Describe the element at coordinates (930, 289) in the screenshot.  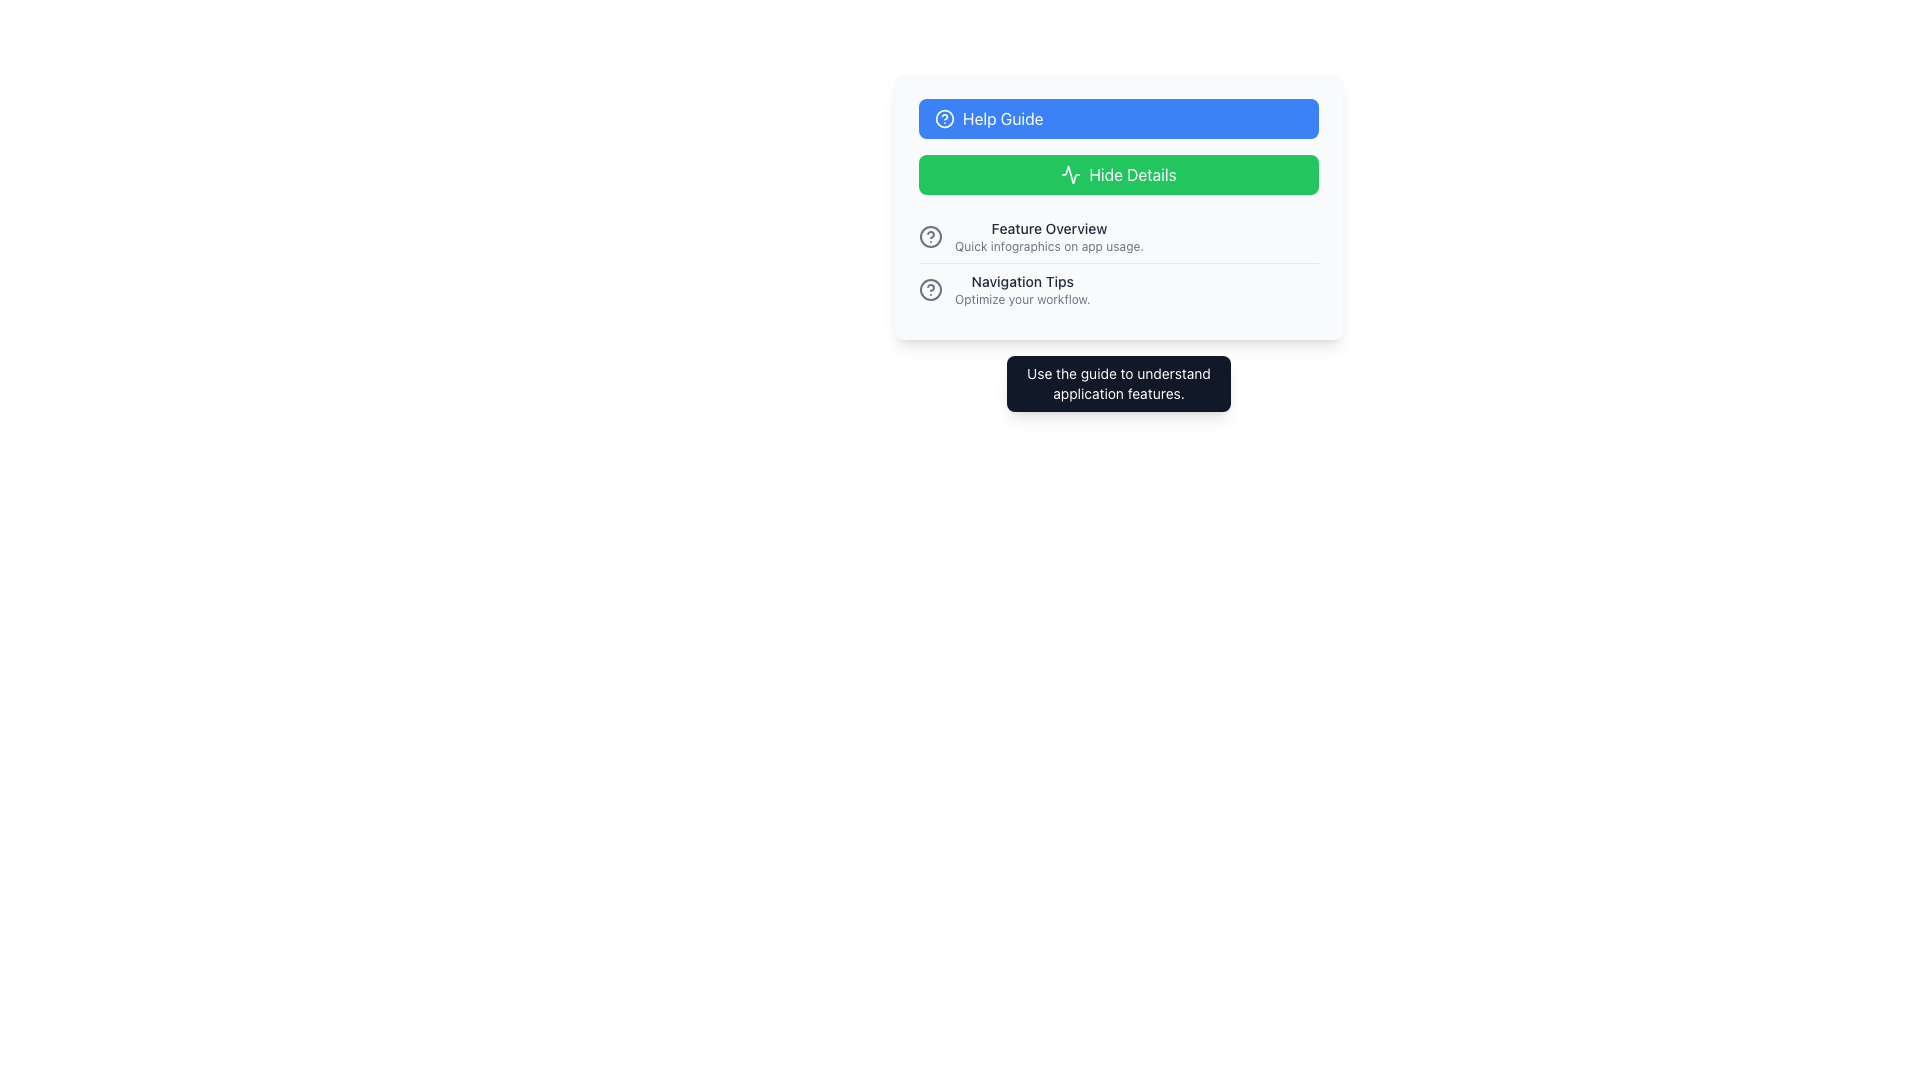
I see `the visual indicator icon for the 'Navigation Tips' section, located at the far left of the list item` at that location.